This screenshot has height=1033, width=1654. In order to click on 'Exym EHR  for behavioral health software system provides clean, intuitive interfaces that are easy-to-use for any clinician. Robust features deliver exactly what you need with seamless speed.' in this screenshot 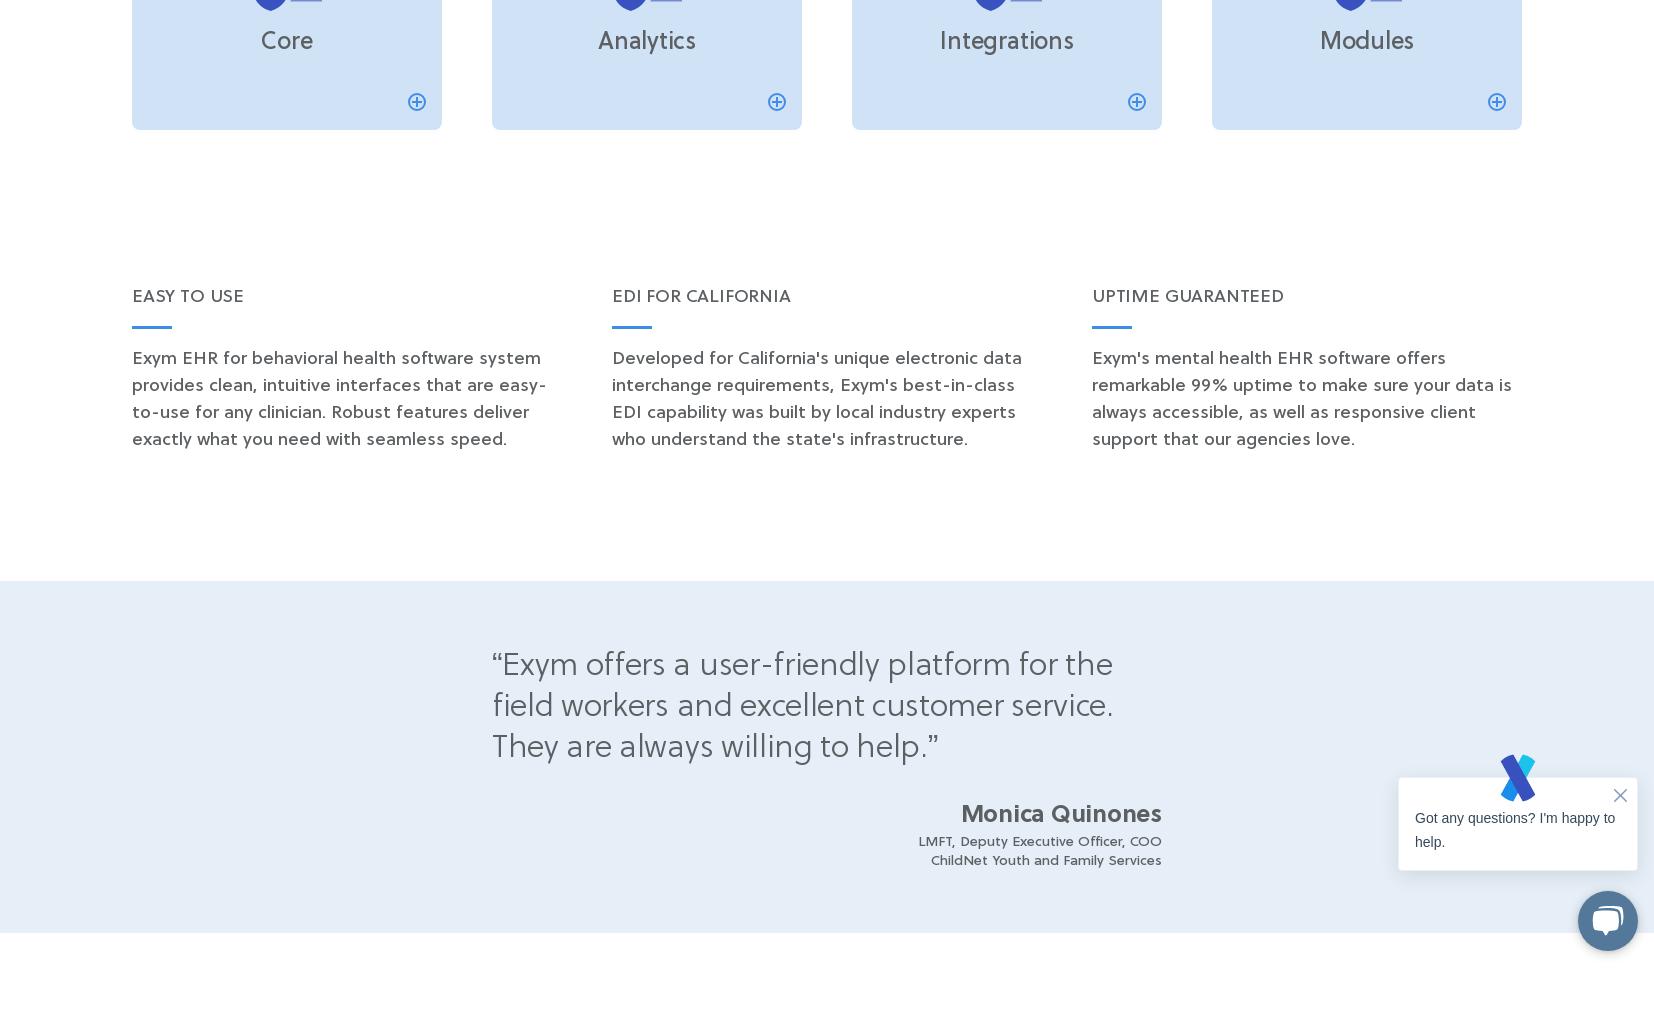, I will do `click(338, 399)`.